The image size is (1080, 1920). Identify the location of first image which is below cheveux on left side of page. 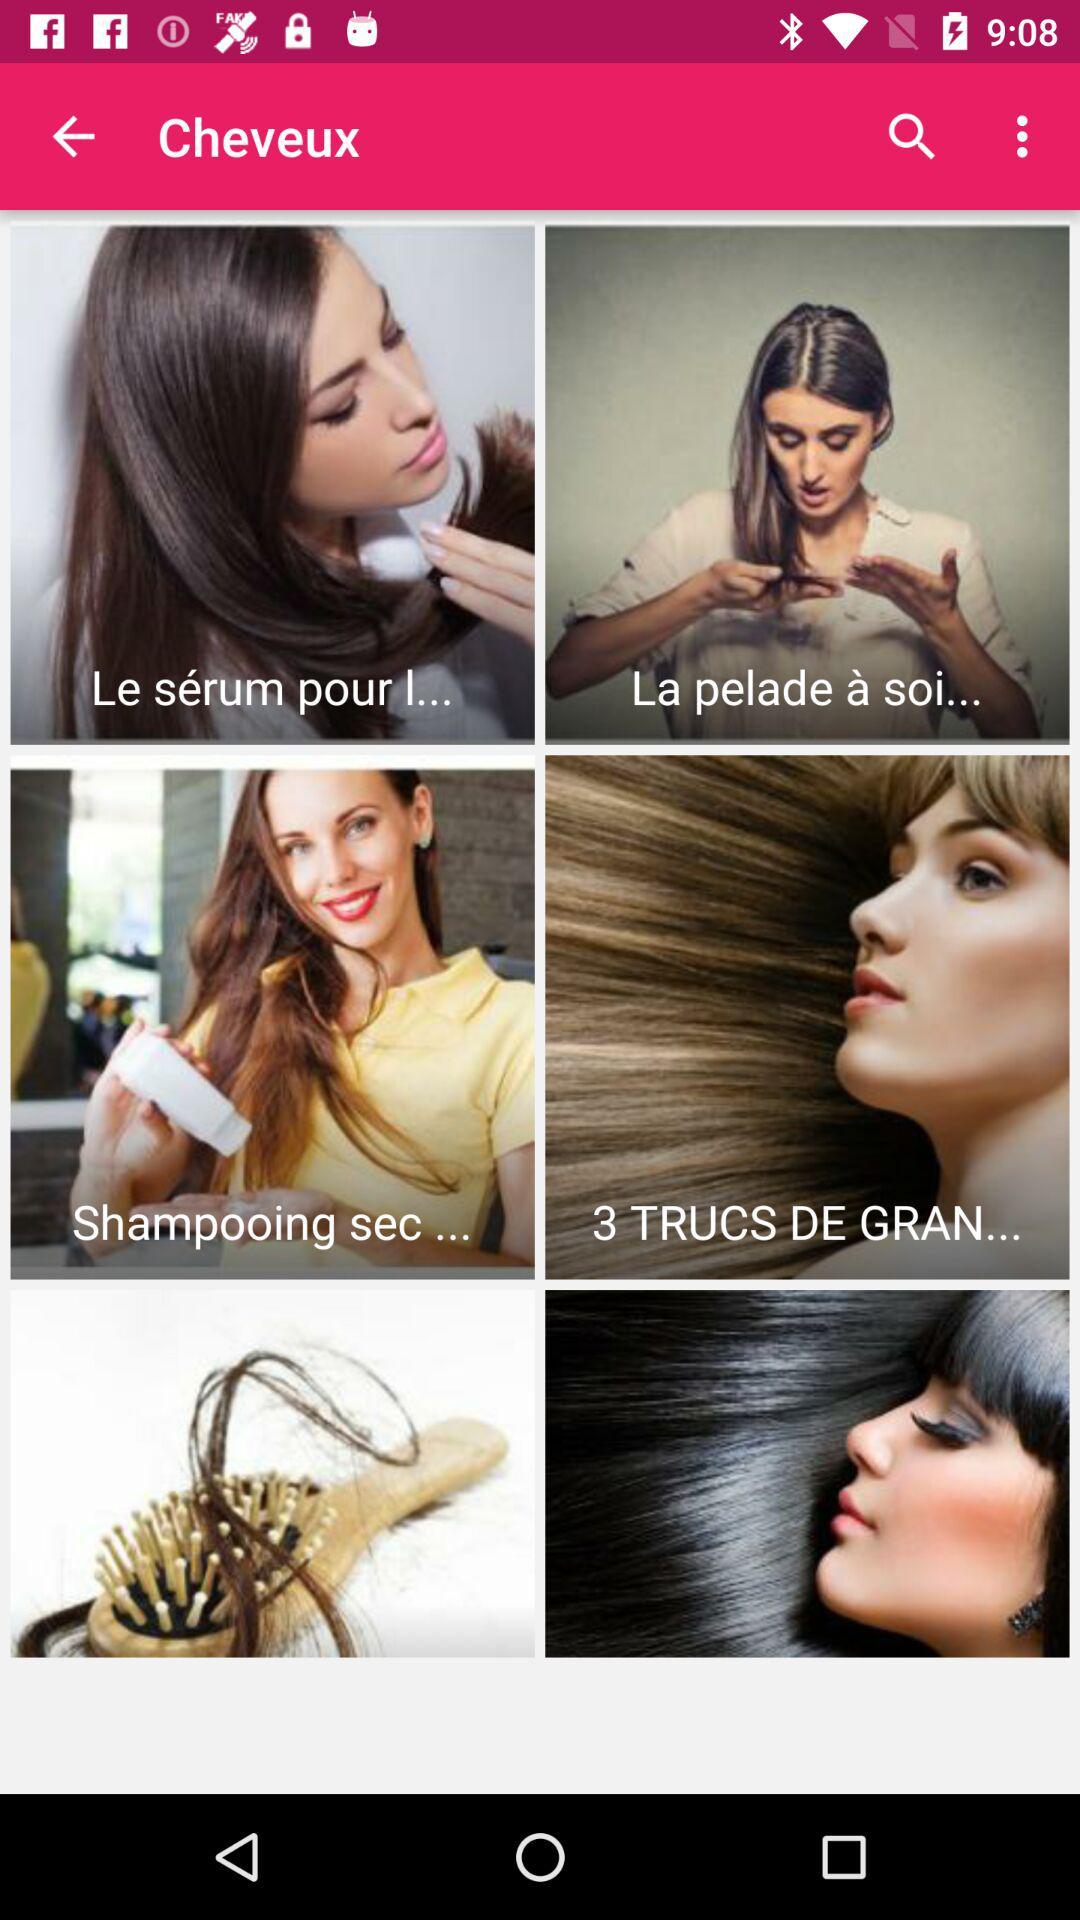
(273, 483).